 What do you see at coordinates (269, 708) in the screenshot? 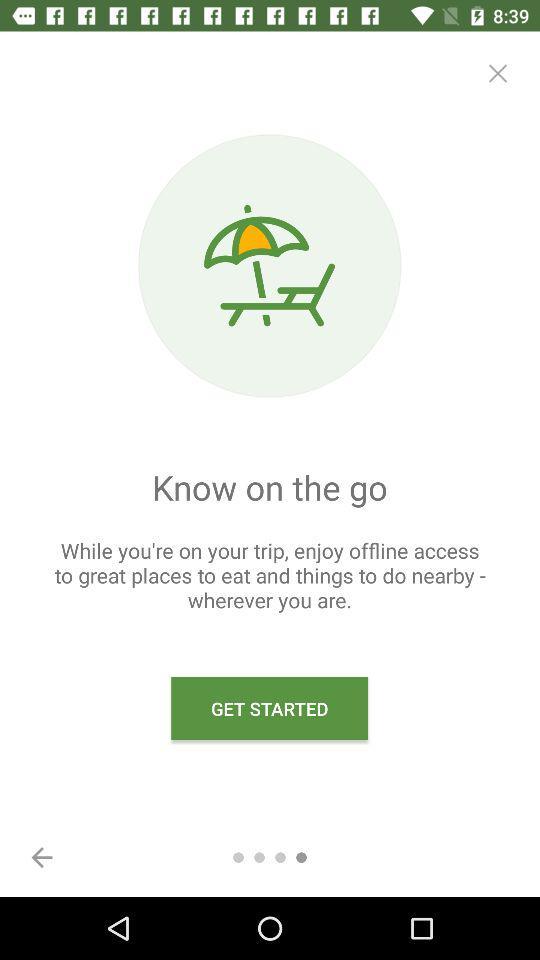
I see `get started` at bounding box center [269, 708].